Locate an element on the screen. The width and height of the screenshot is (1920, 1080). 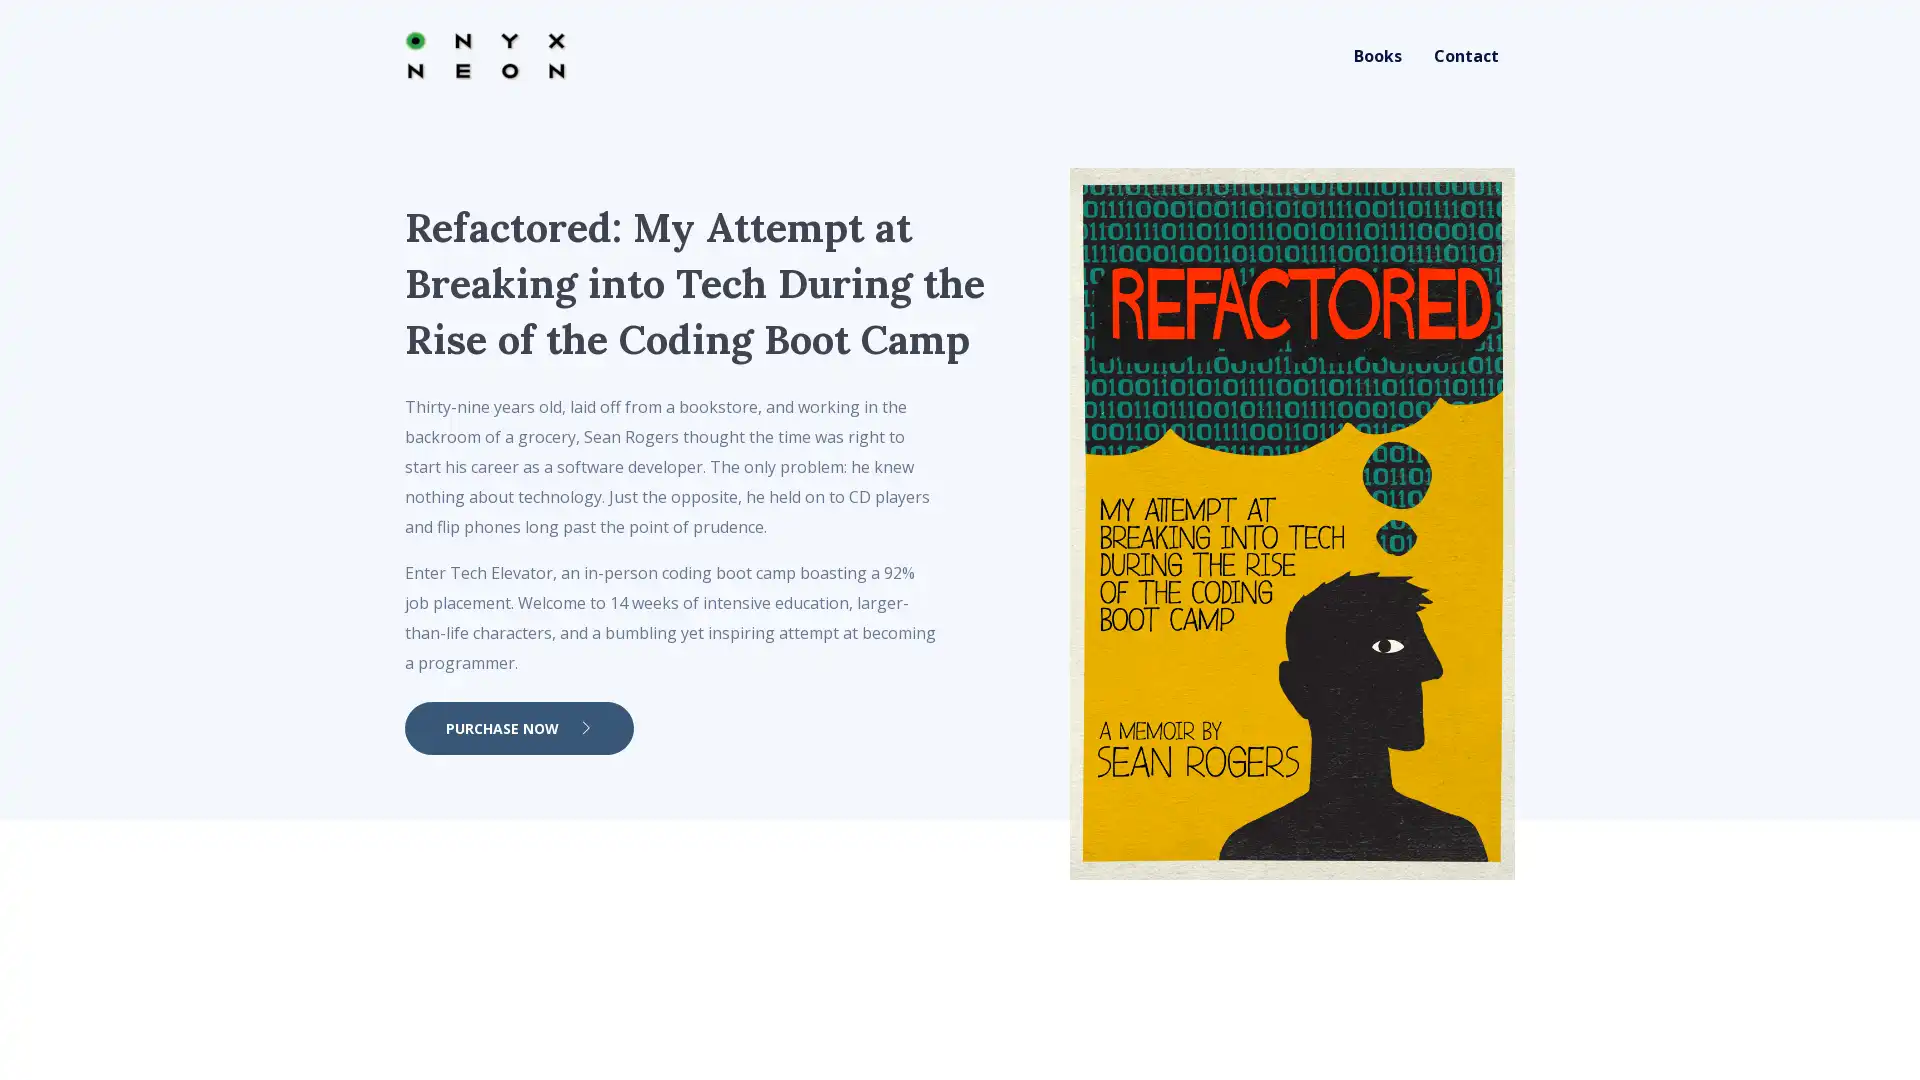
PURCHASE NOW is located at coordinates (519, 728).